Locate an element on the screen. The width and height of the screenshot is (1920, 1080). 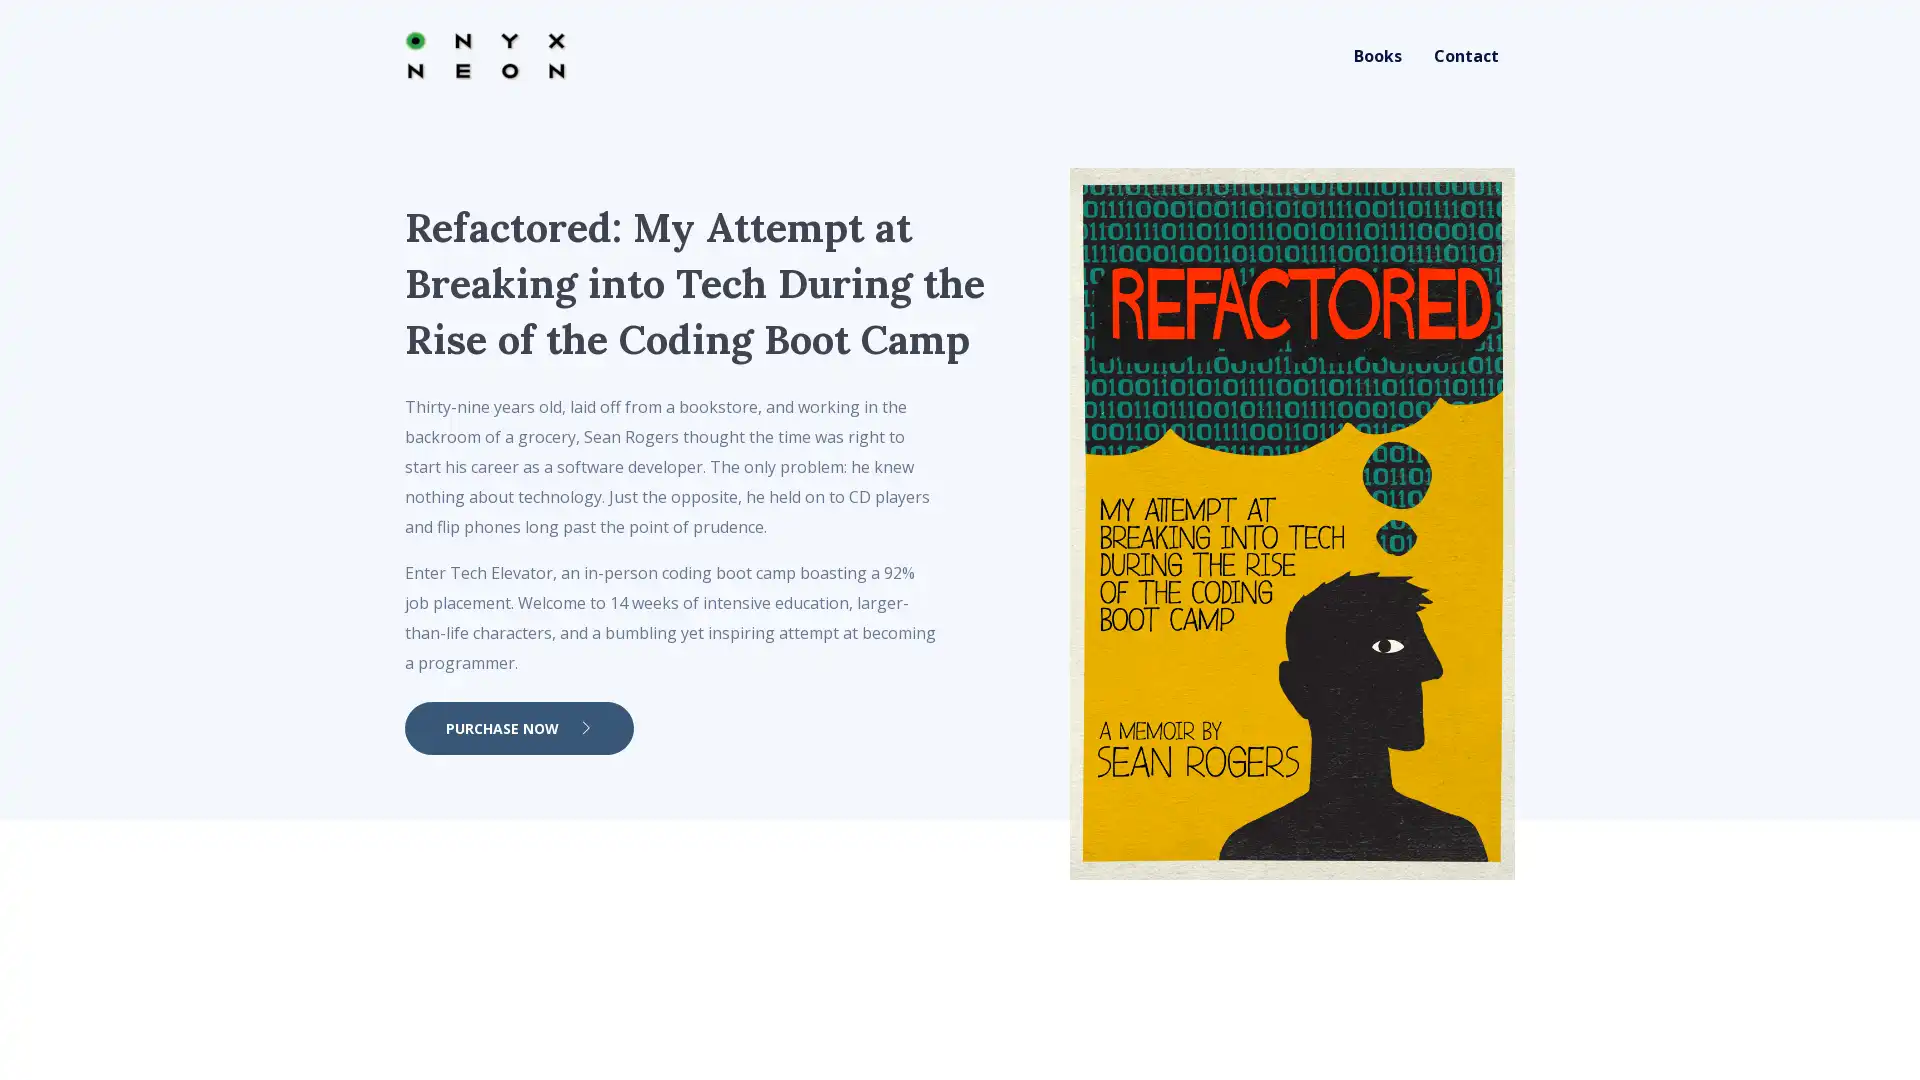
PURCHASE NOW is located at coordinates (519, 728).